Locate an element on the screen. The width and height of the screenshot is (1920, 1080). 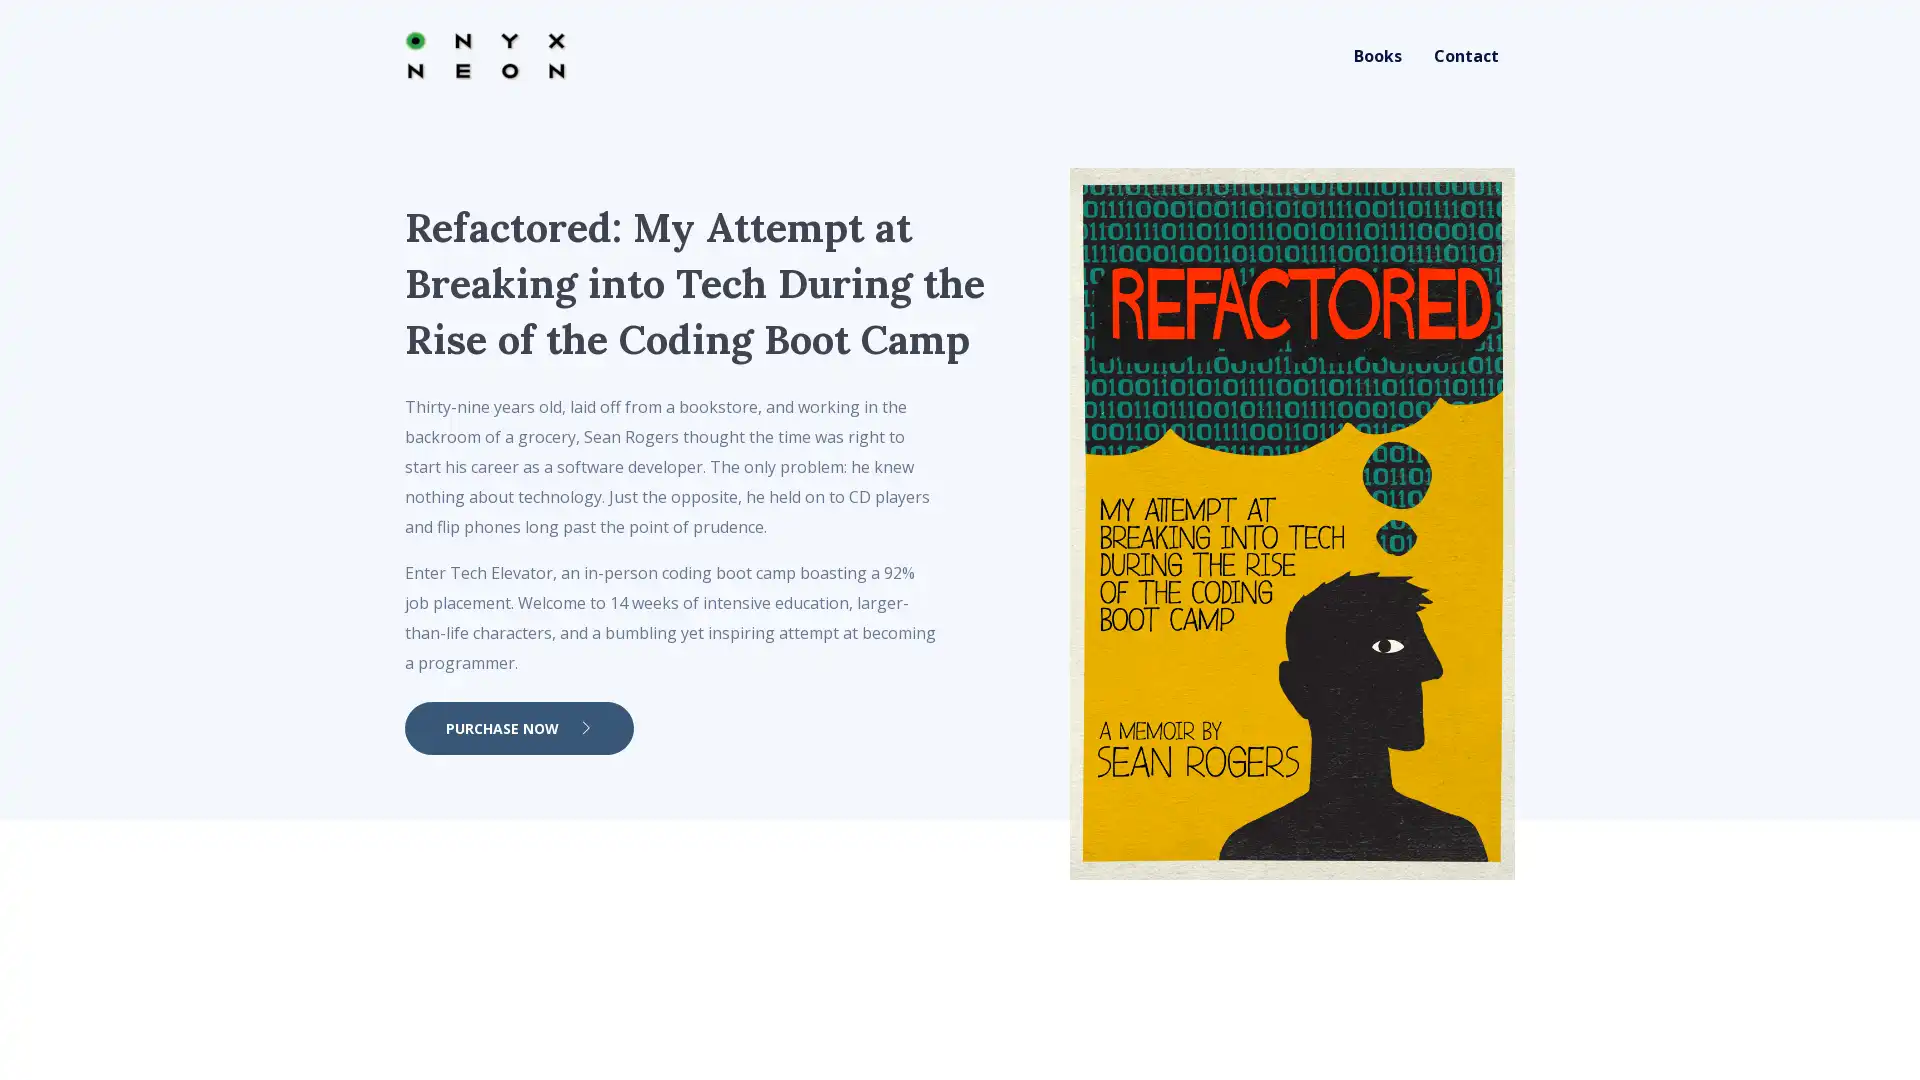
PURCHASE NOW is located at coordinates (519, 728).